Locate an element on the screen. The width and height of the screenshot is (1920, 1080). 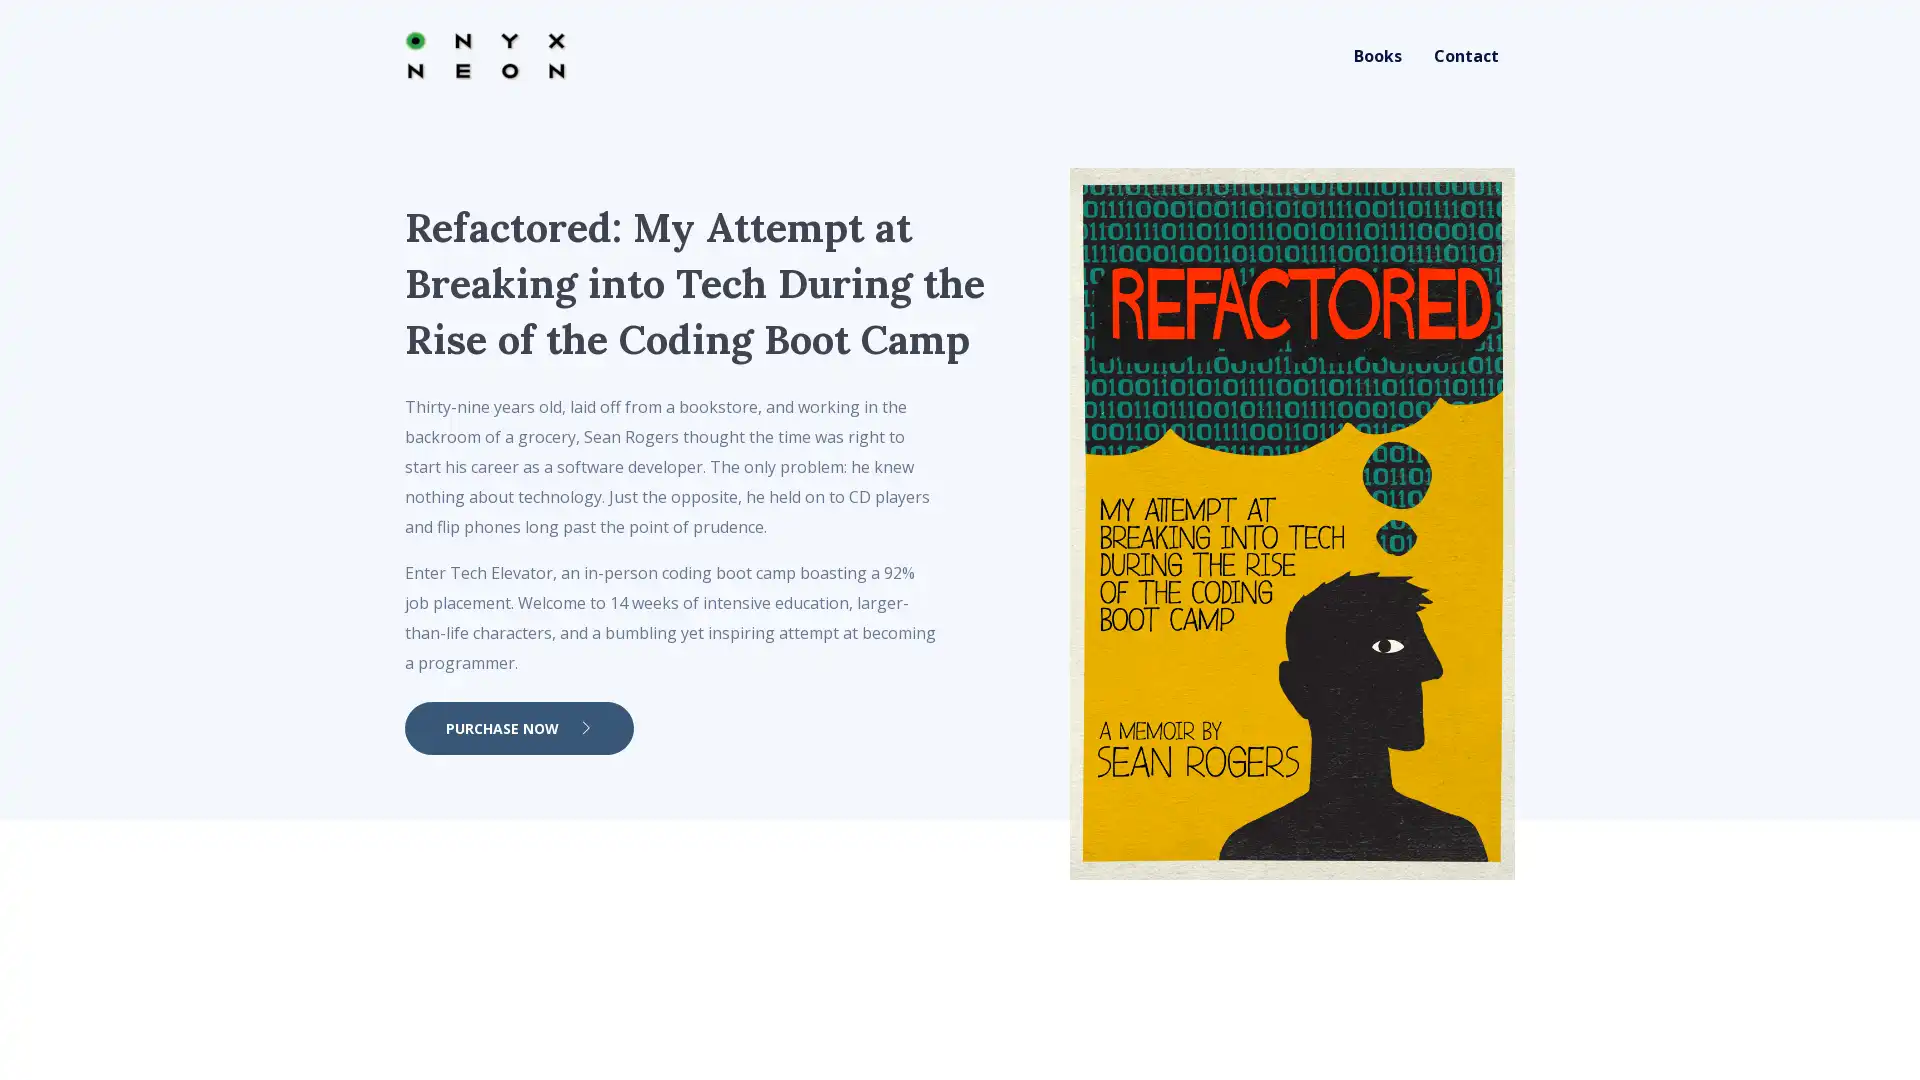
PURCHASE NOW is located at coordinates (519, 728).